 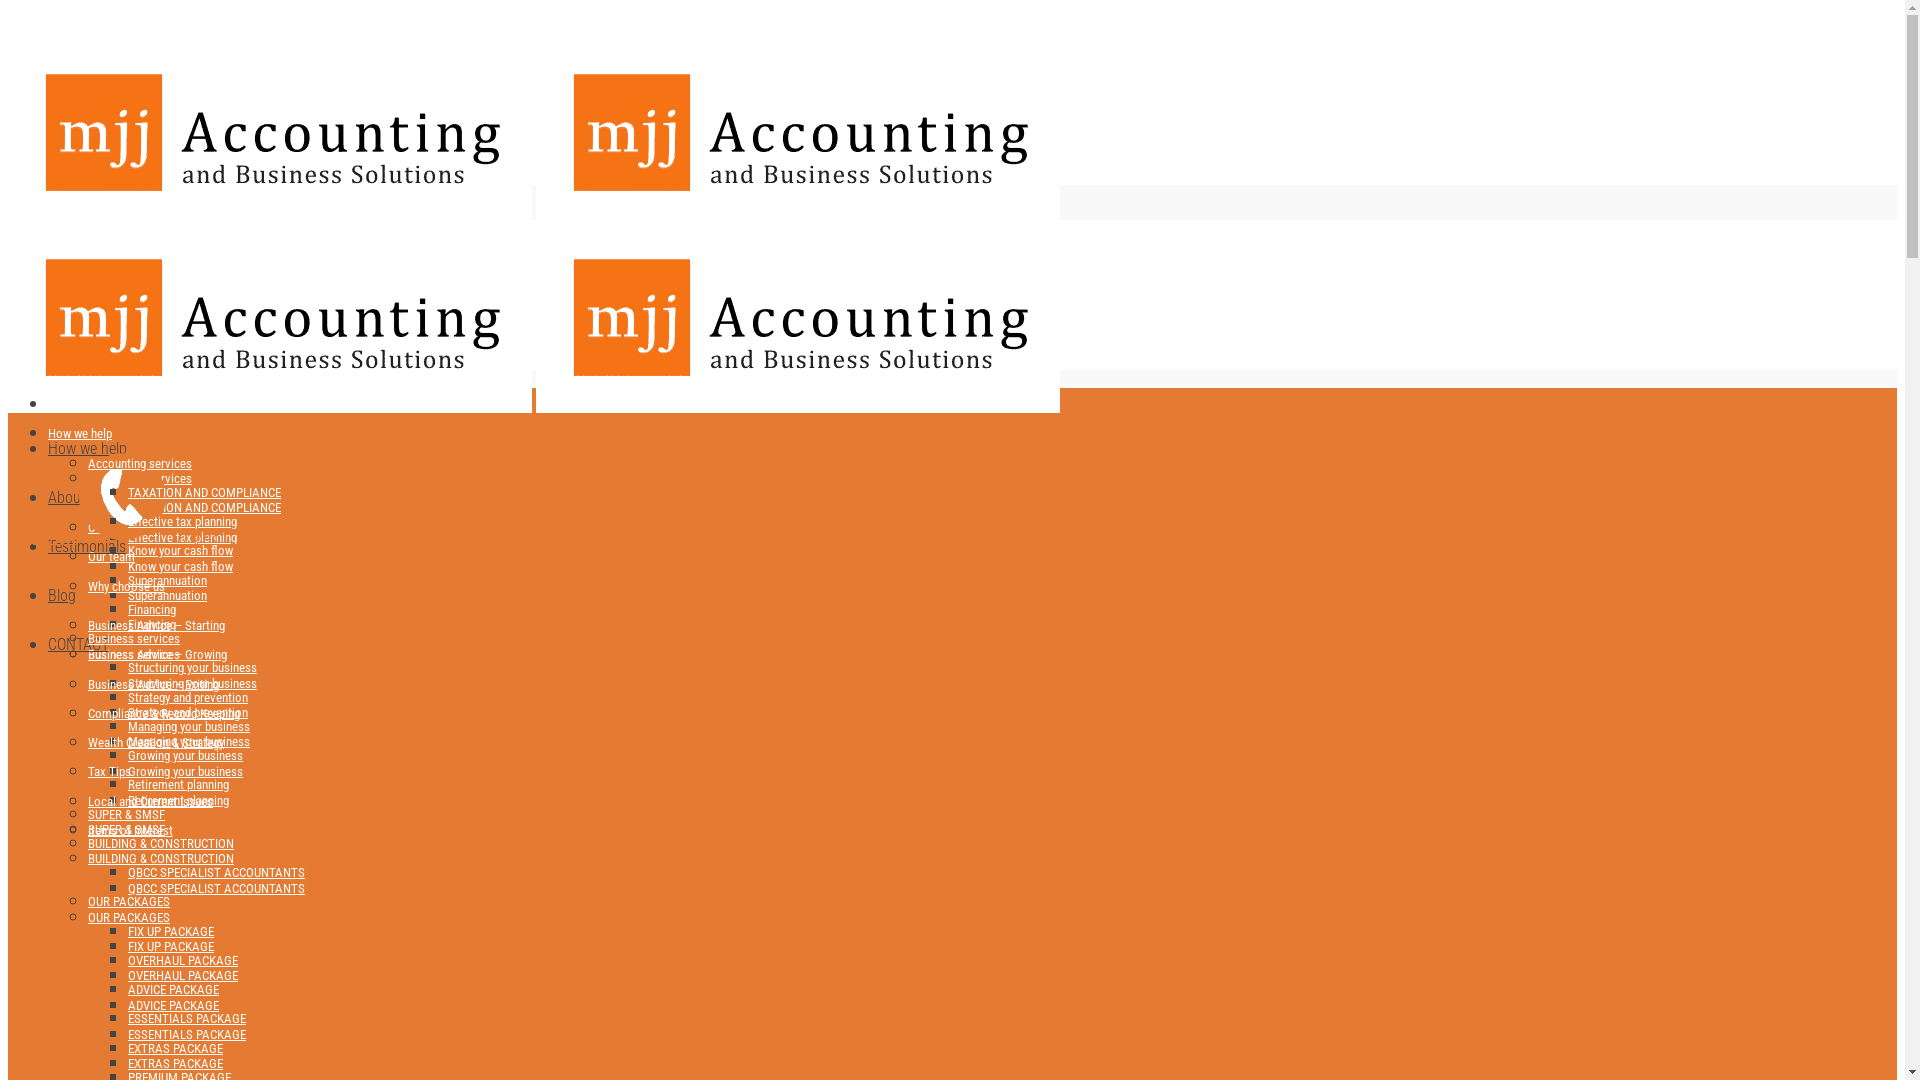 I want to click on 'Know your cash flow', so click(x=180, y=550).